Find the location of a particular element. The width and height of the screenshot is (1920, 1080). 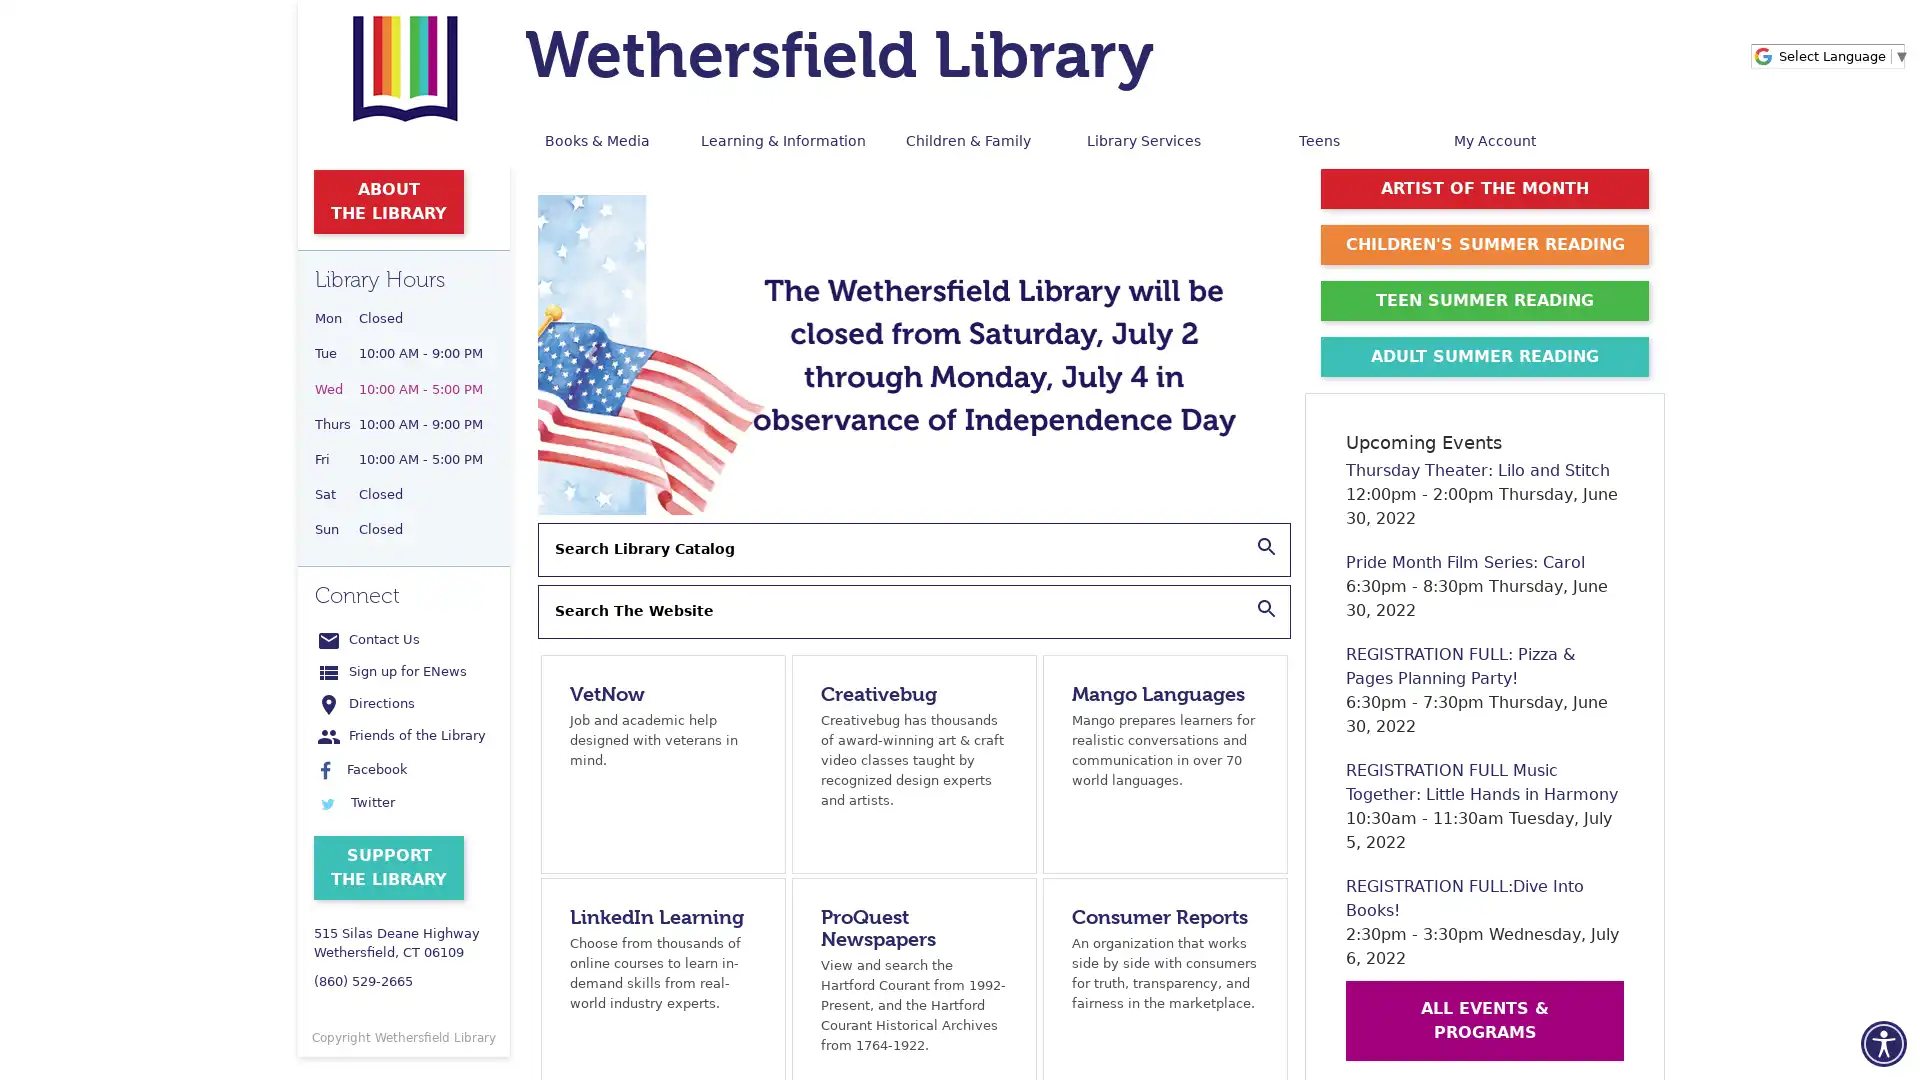

ALL EVENTS & PROGRAMS is located at coordinates (1484, 1019).